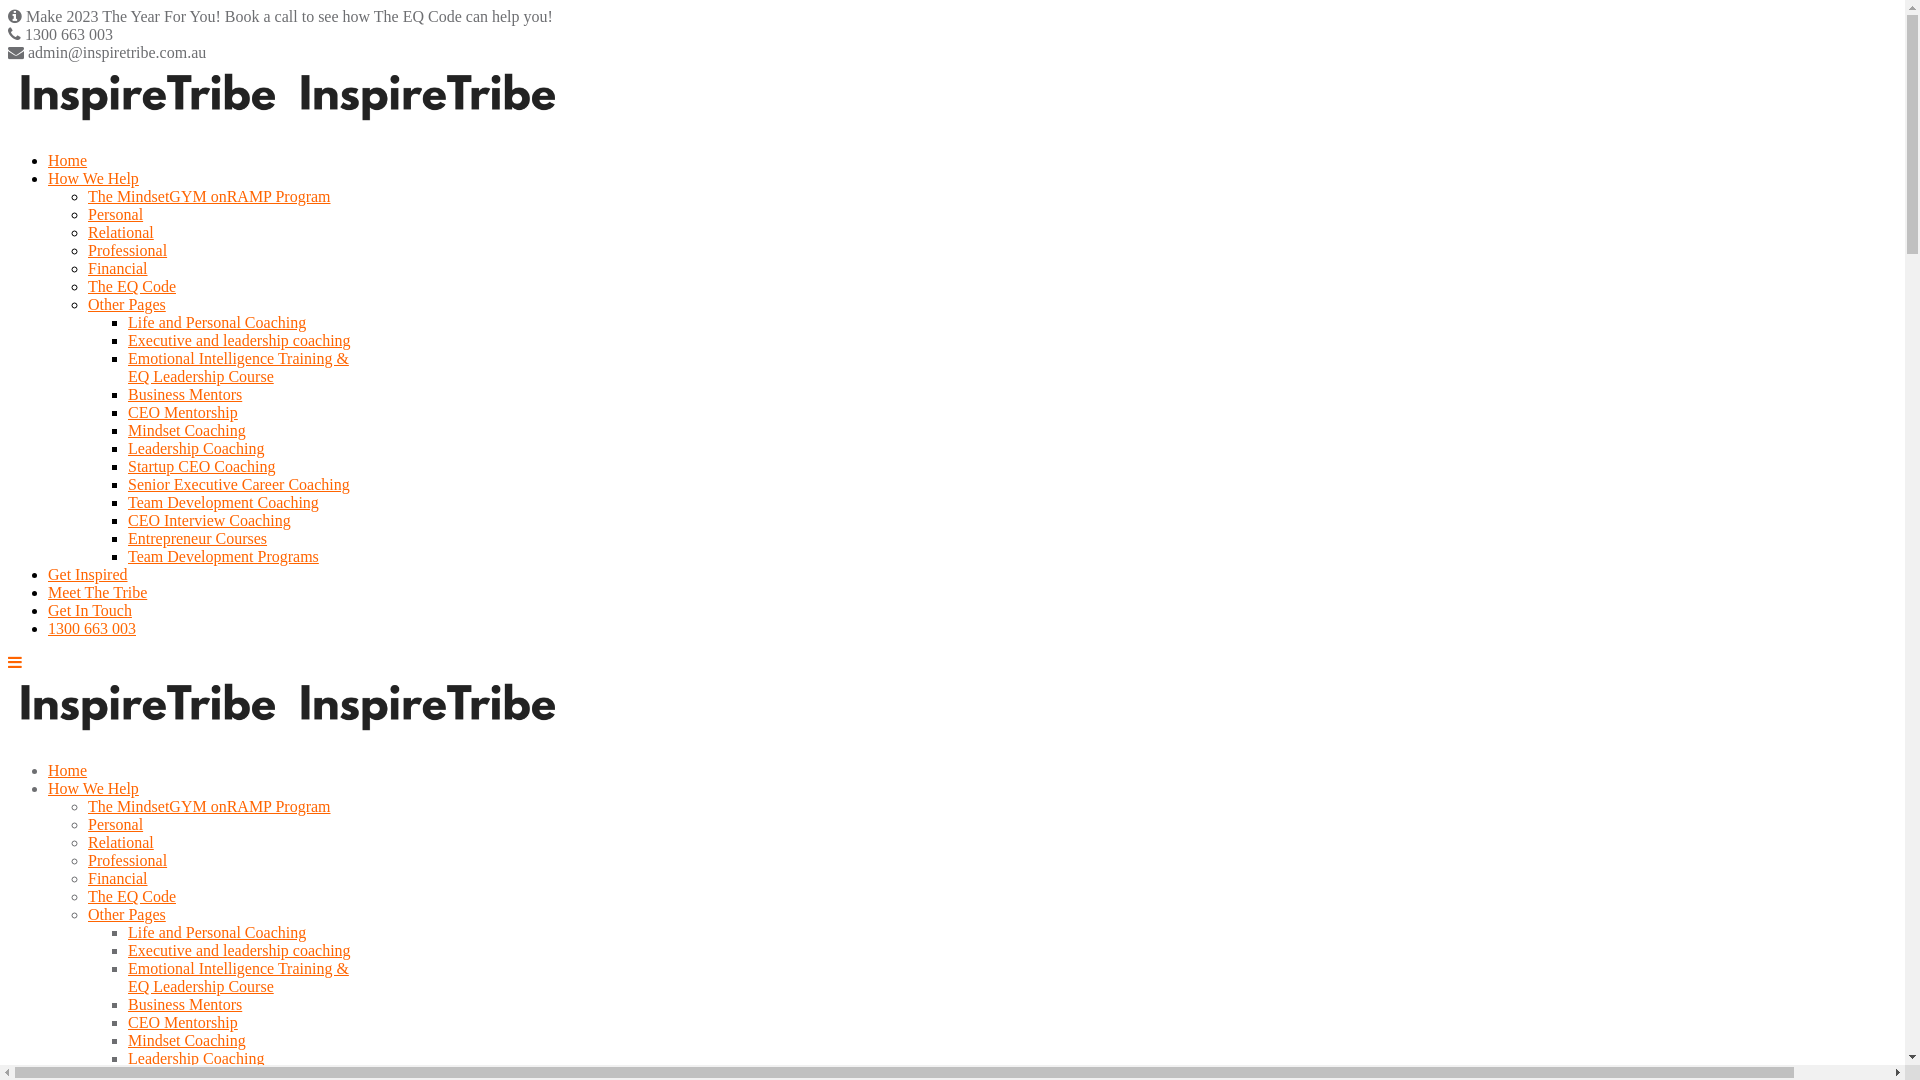 The image size is (1920, 1080). I want to click on 'CEO Mentorship', so click(182, 411).